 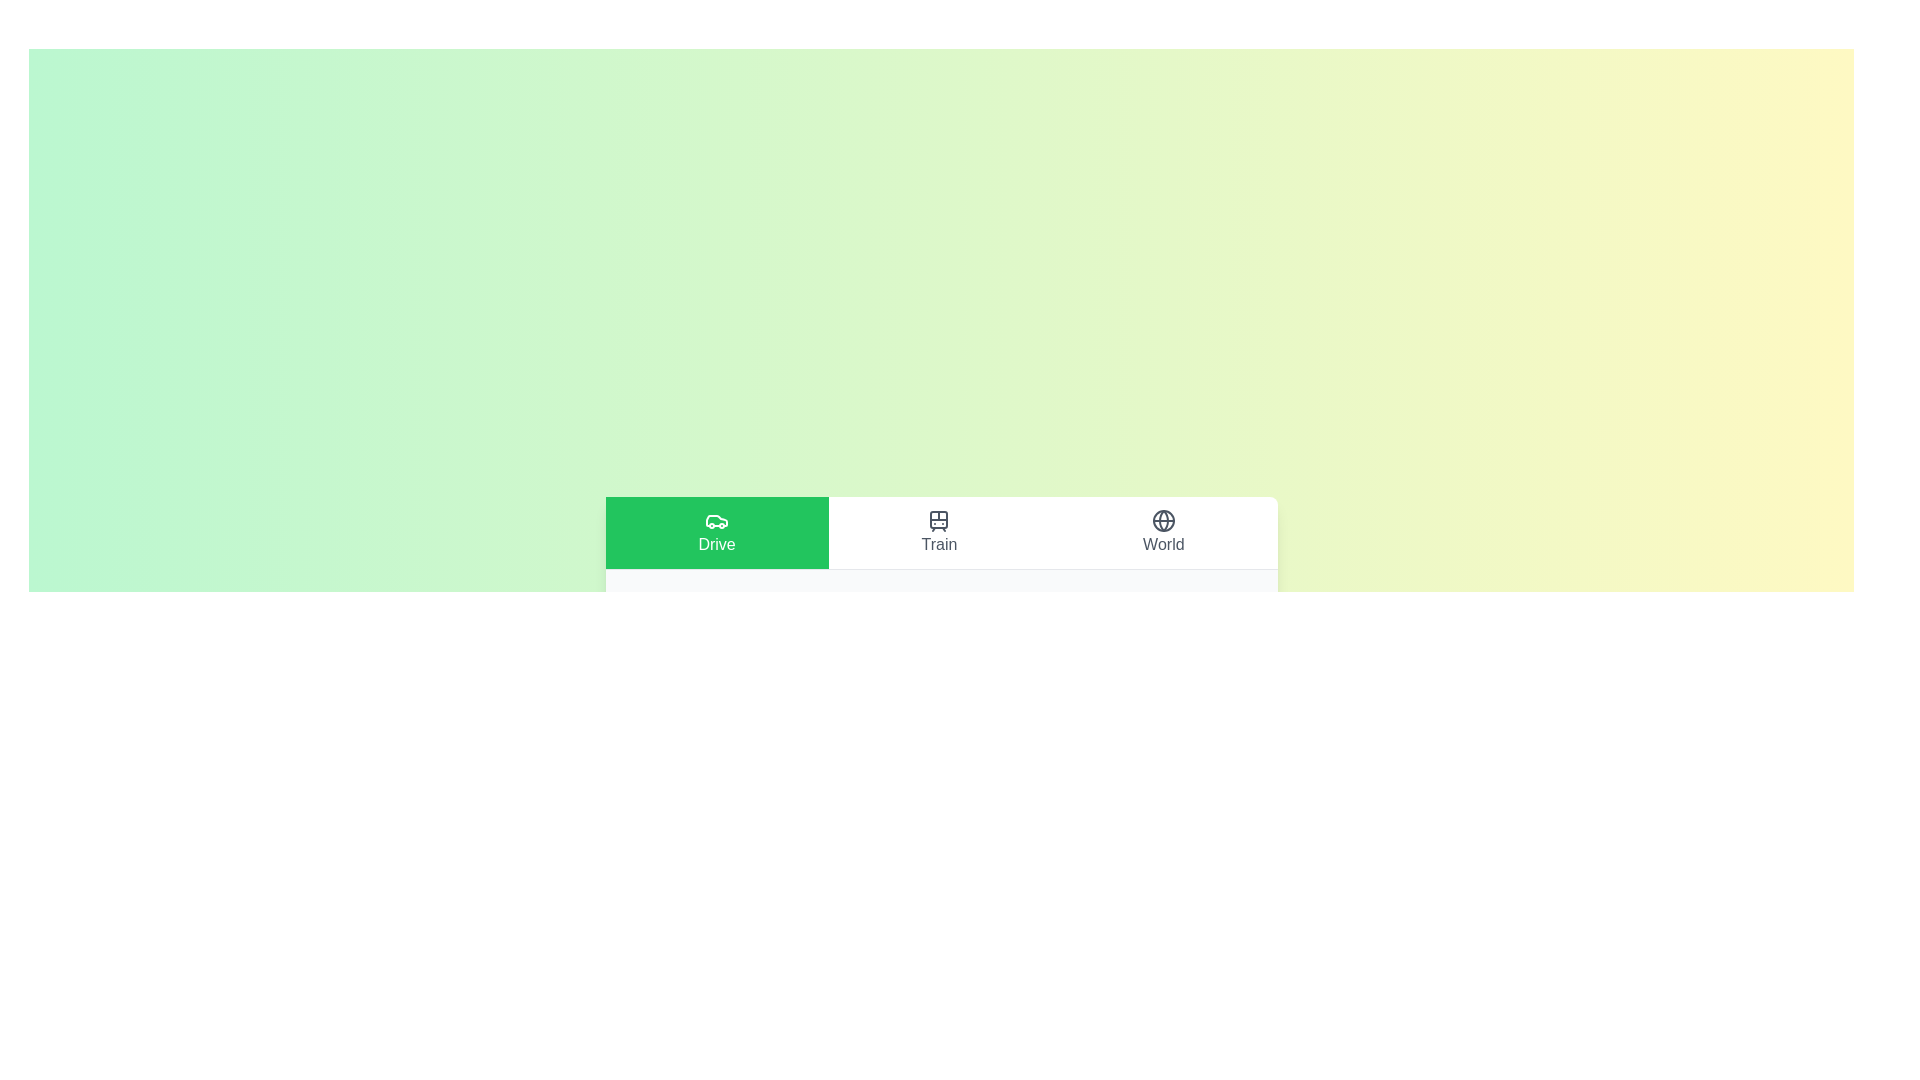 I want to click on the Train tab by clicking on its area, so click(x=938, y=531).